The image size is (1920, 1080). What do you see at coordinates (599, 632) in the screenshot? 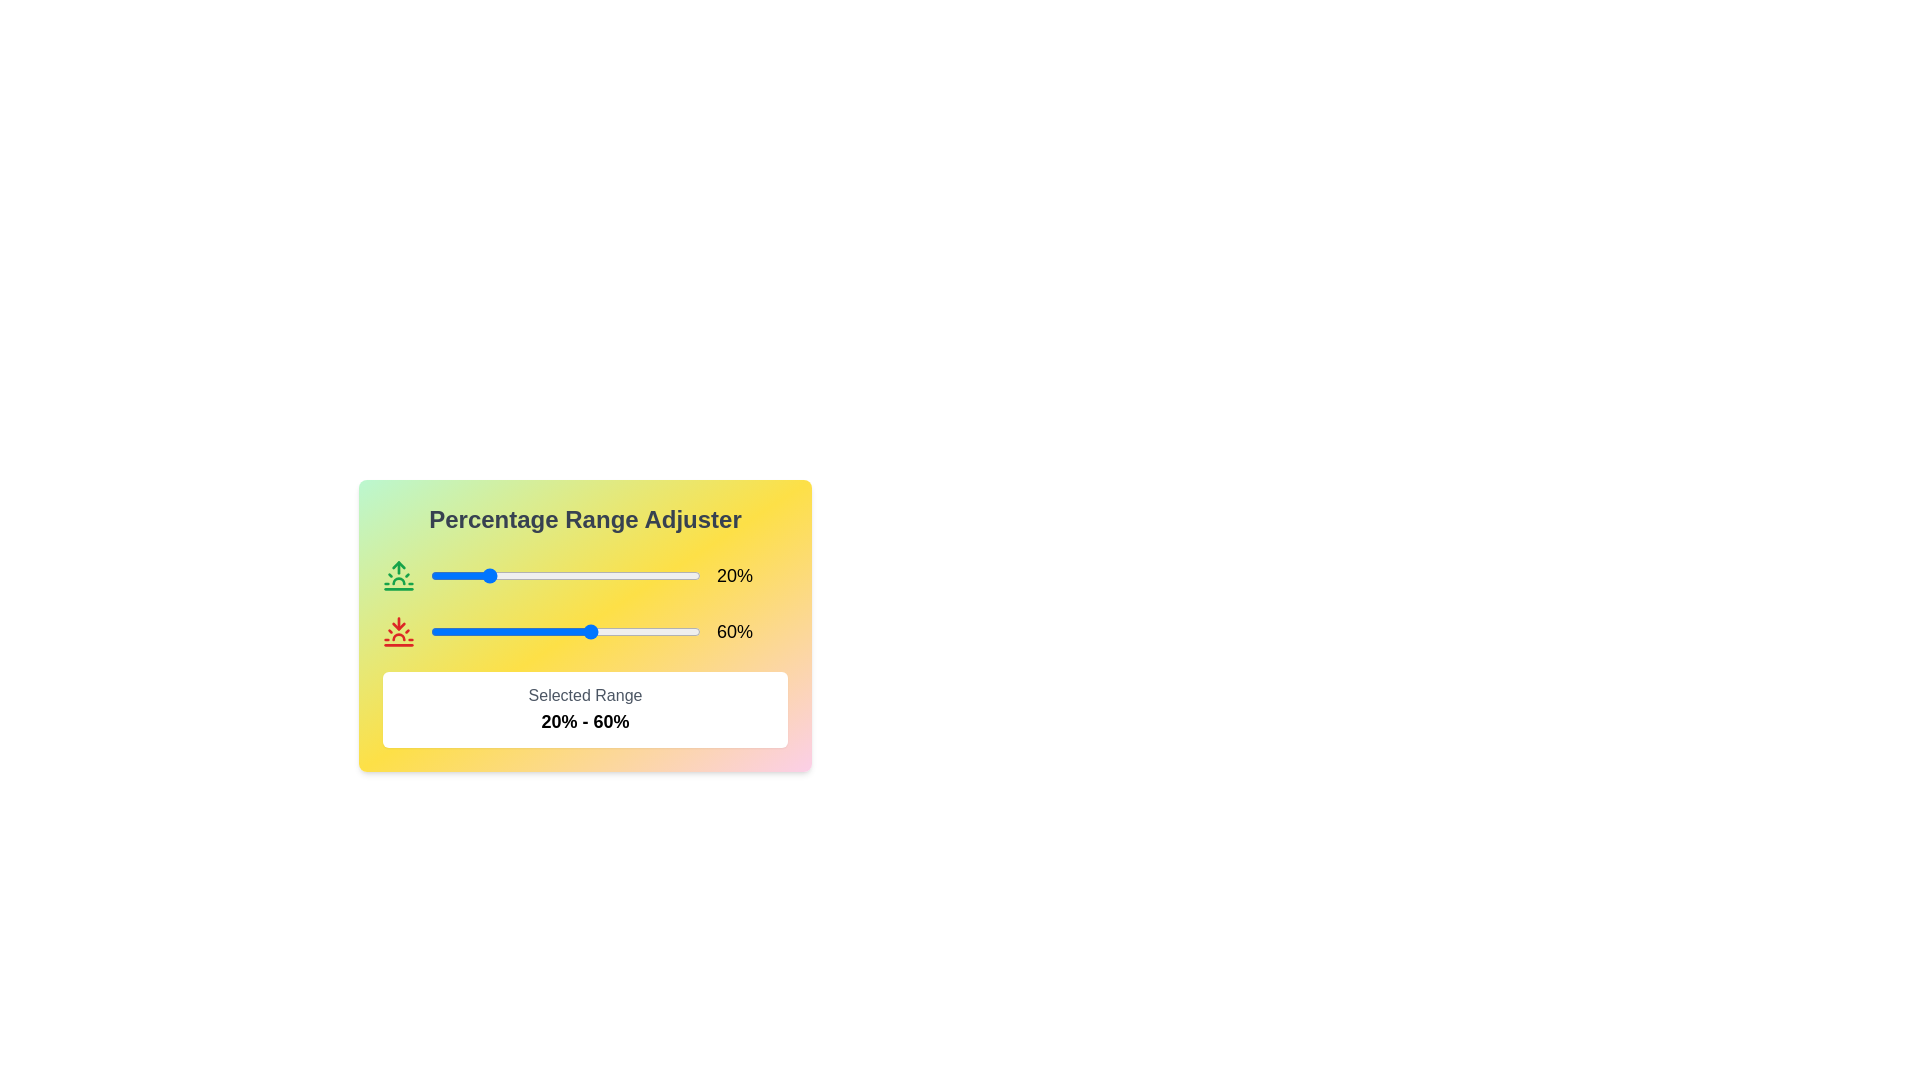
I see `the slider position` at bounding box center [599, 632].